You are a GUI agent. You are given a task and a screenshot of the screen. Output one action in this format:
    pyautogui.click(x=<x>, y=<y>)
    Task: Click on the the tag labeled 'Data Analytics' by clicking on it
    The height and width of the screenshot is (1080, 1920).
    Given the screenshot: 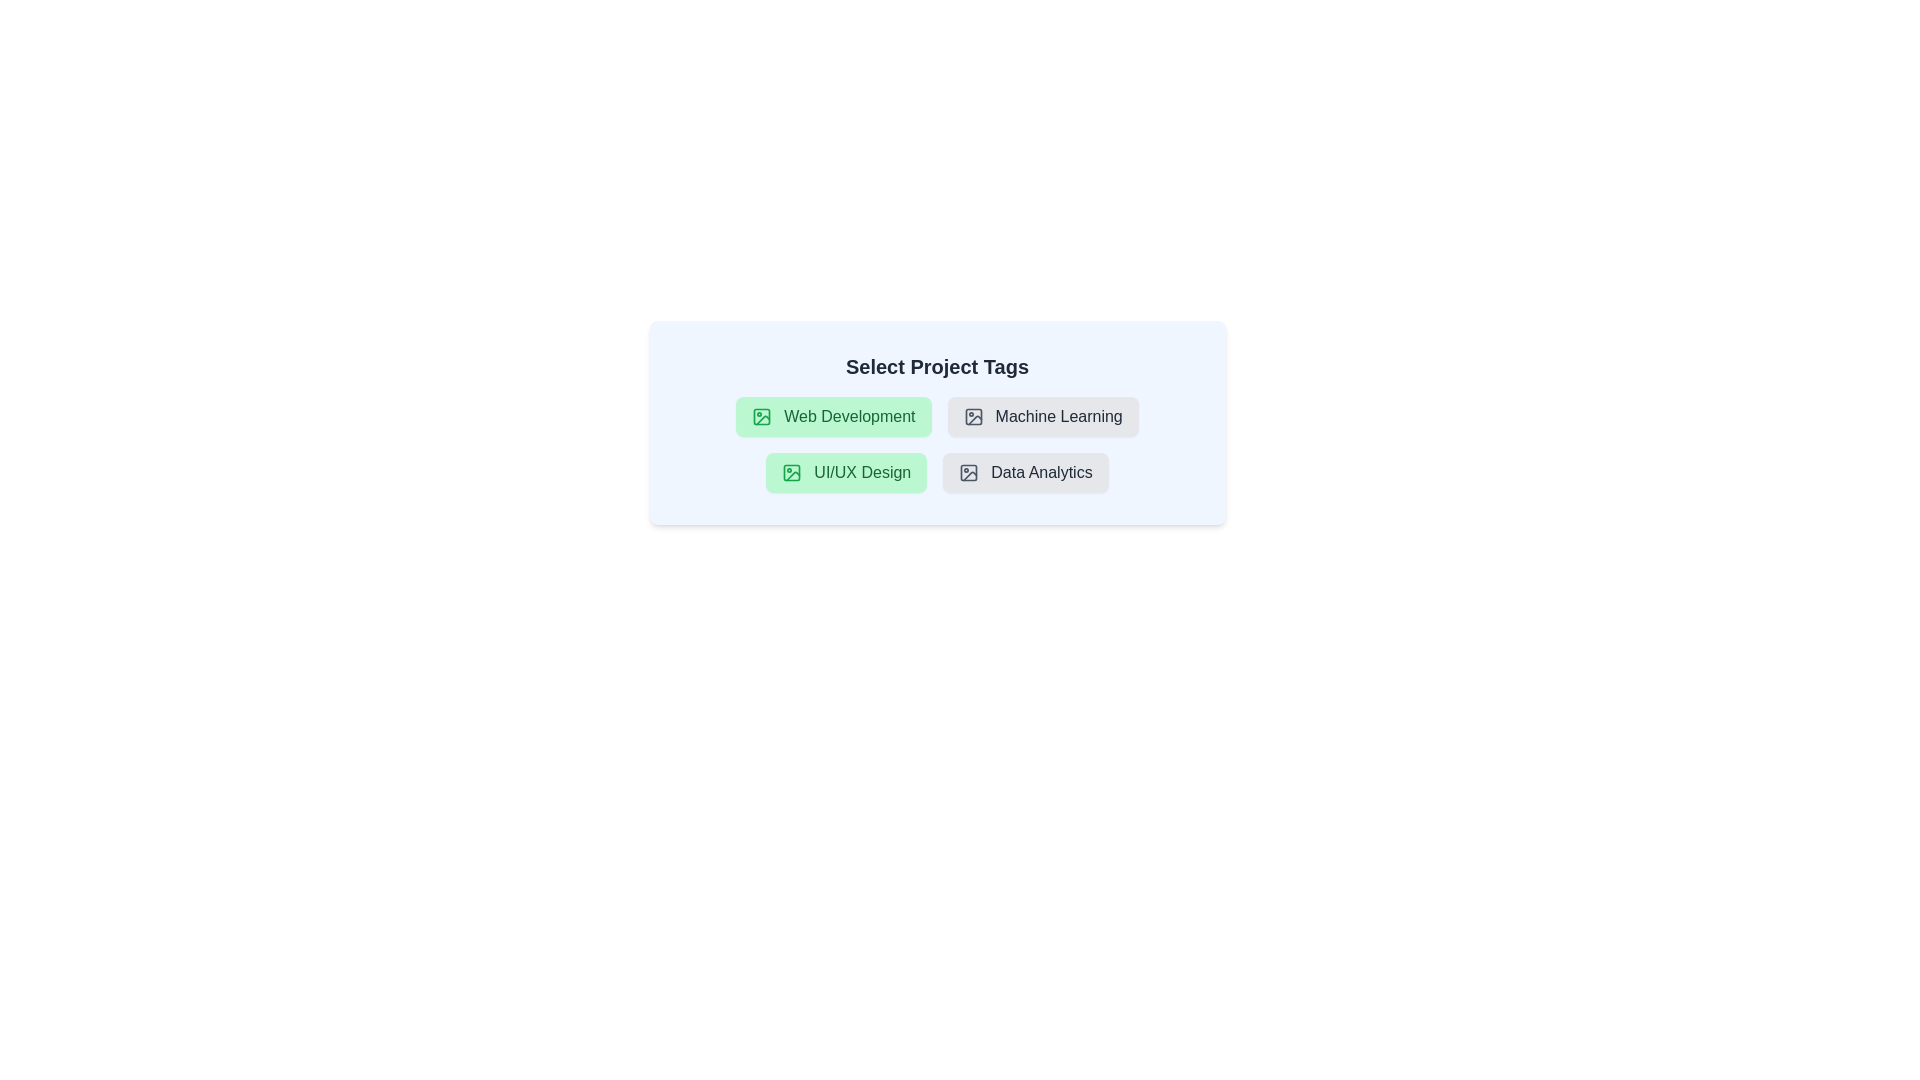 What is the action you would take?
    pyautogui.click(x=1026, y=473)
    